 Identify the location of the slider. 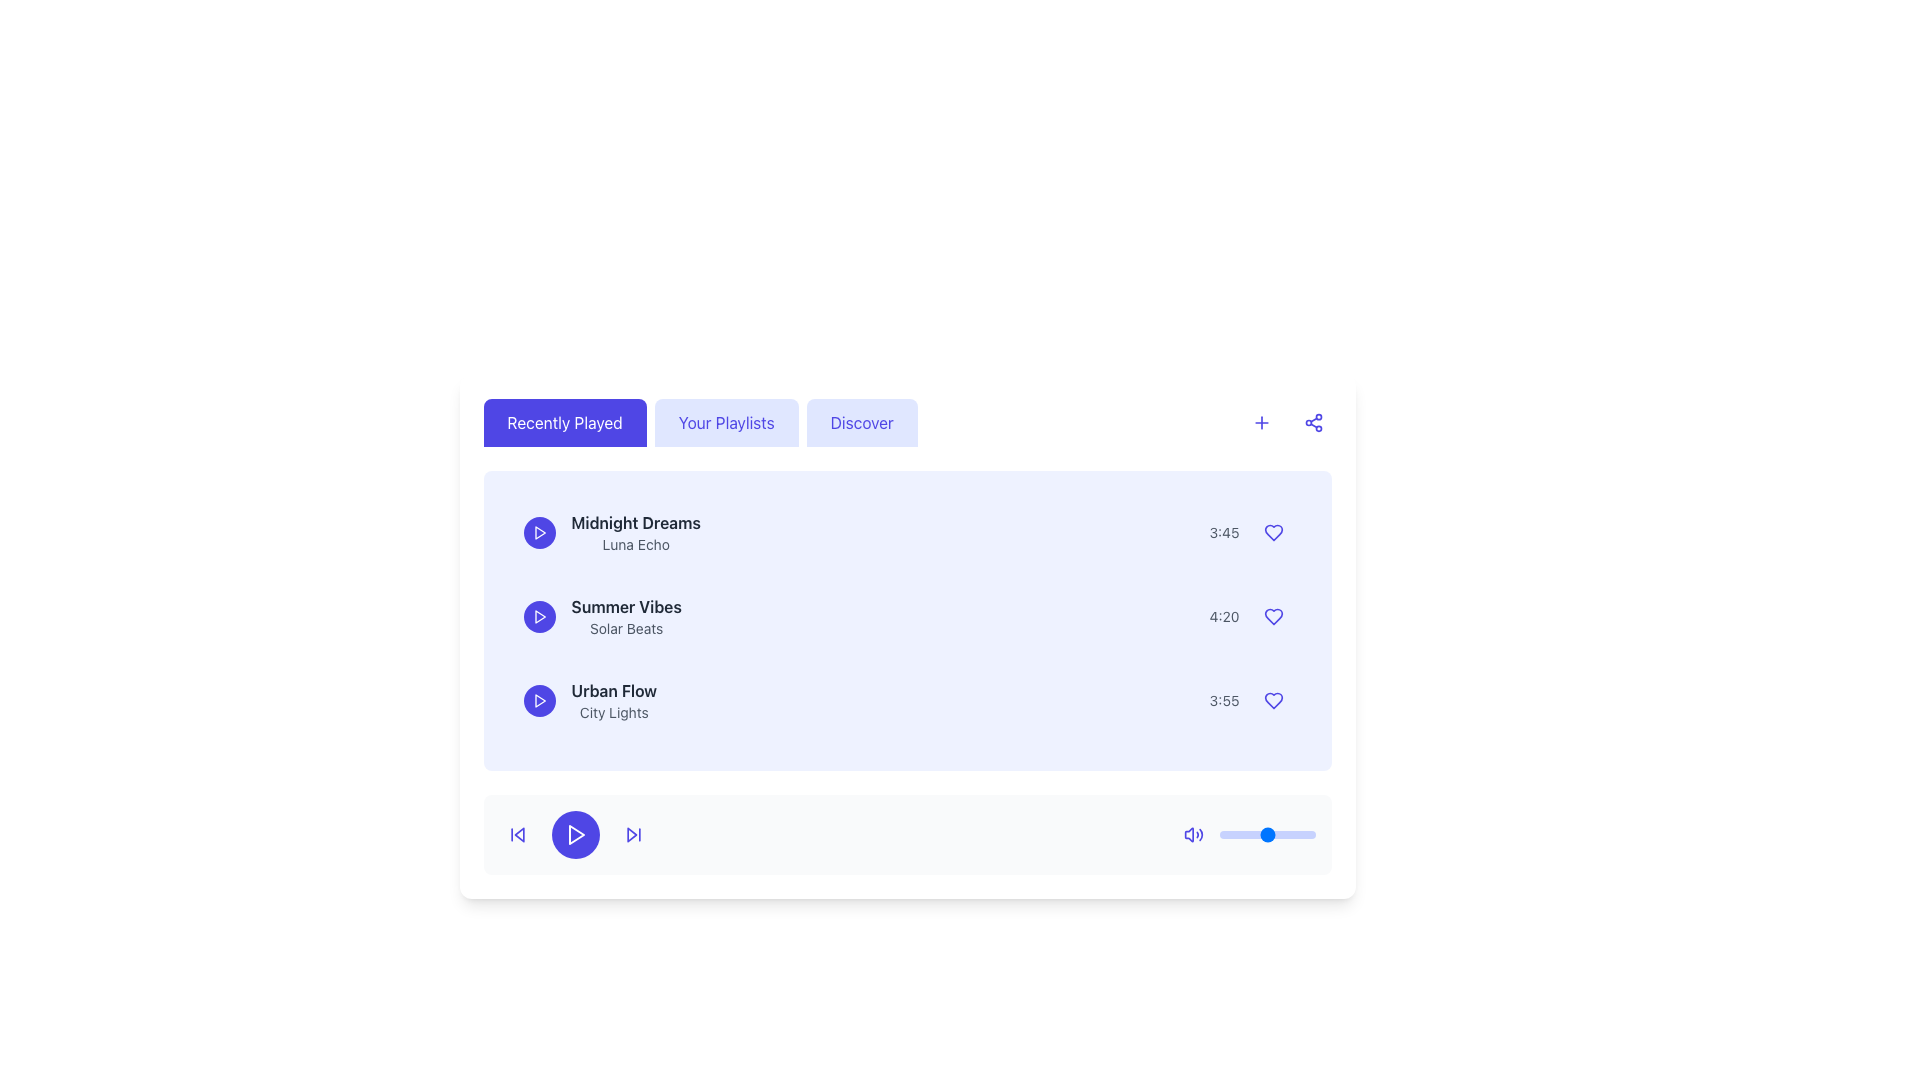
(1291, 834).